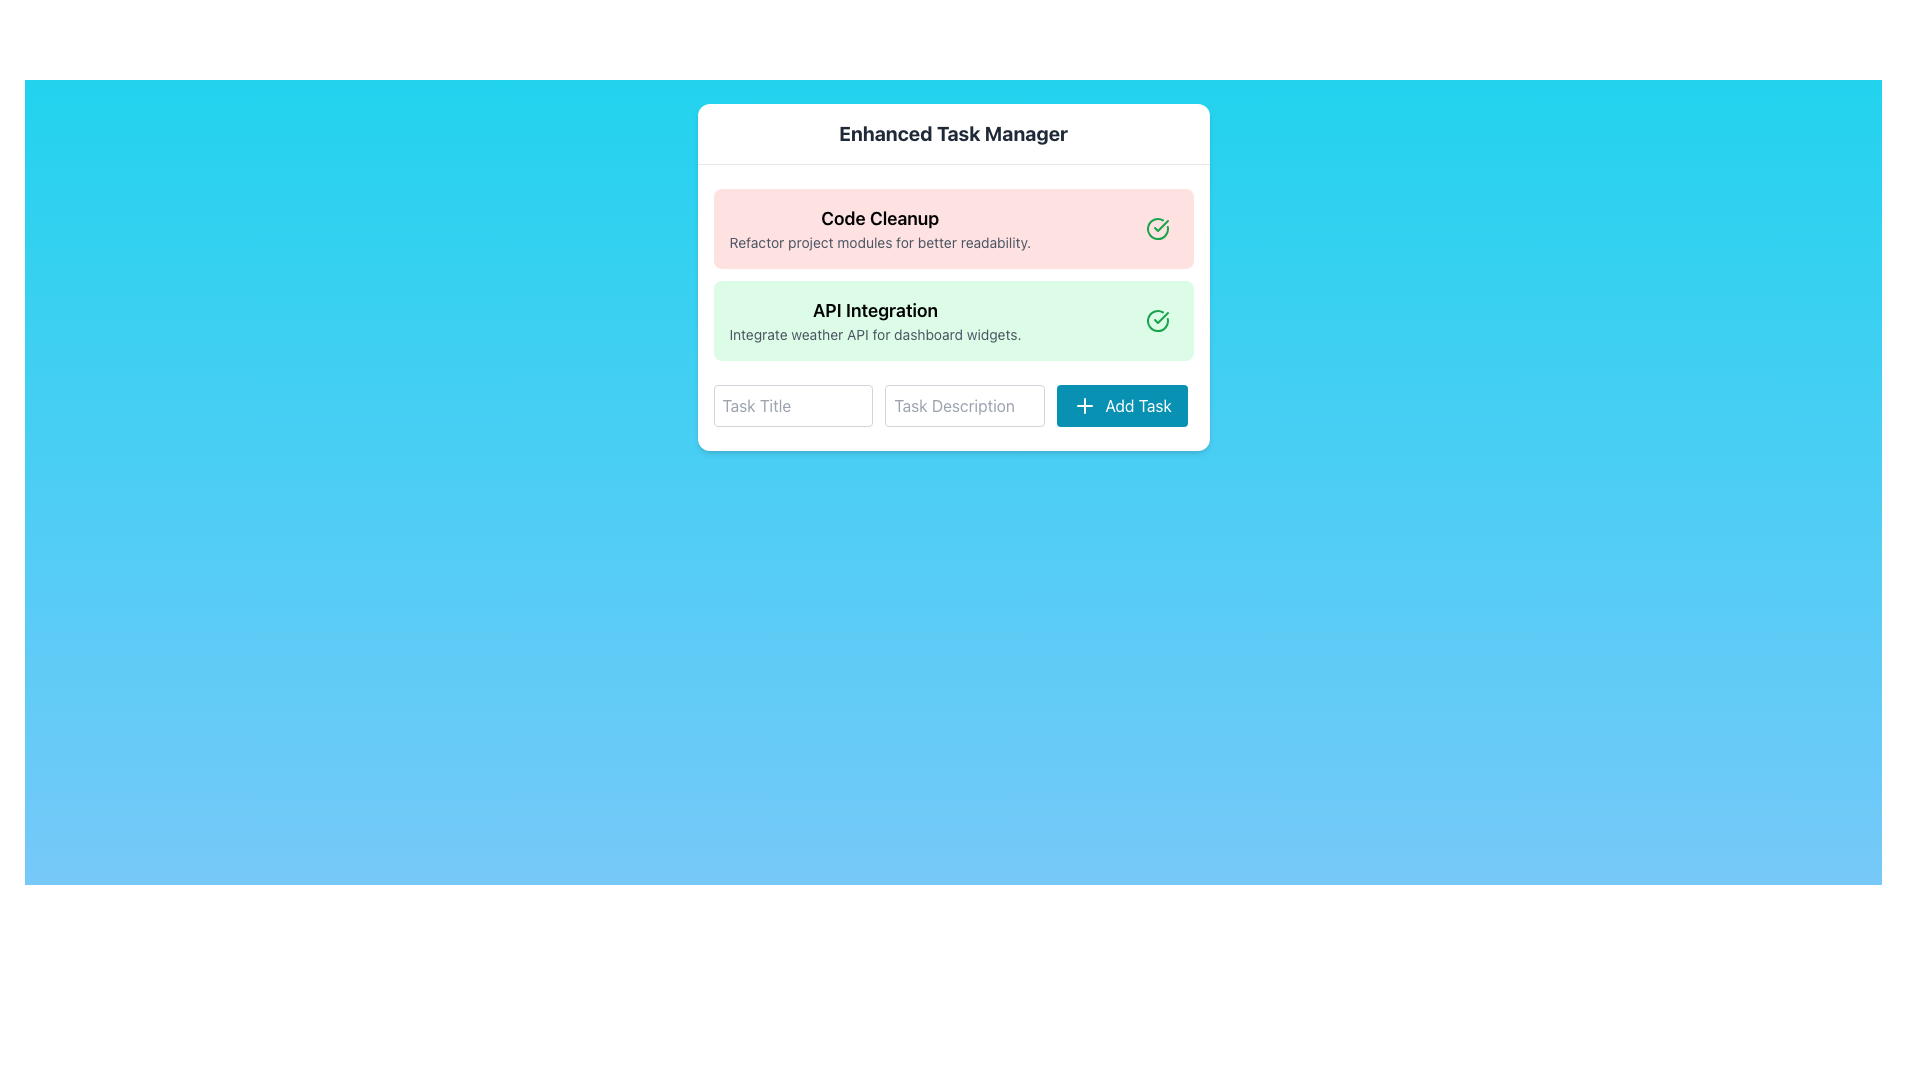 This screenshot has height=1080, width=1920. Describe the element at coordinates (1157, 227) in the screenshot. I see `the green circular checkmark icon located at the rightmost end of the 'Code Cleanup' task block` at that location.